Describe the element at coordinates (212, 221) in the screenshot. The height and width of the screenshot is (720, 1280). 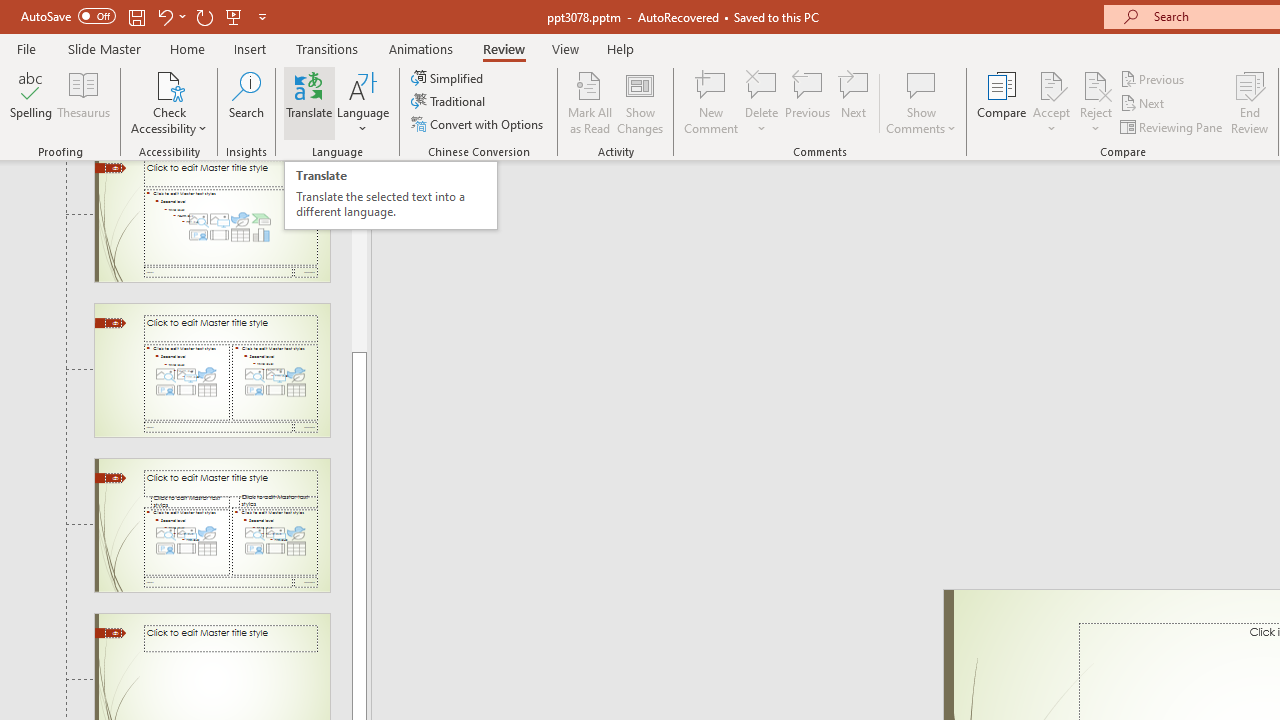
I see `'Slide Title and Content Layout: used by no slides'` at that location.